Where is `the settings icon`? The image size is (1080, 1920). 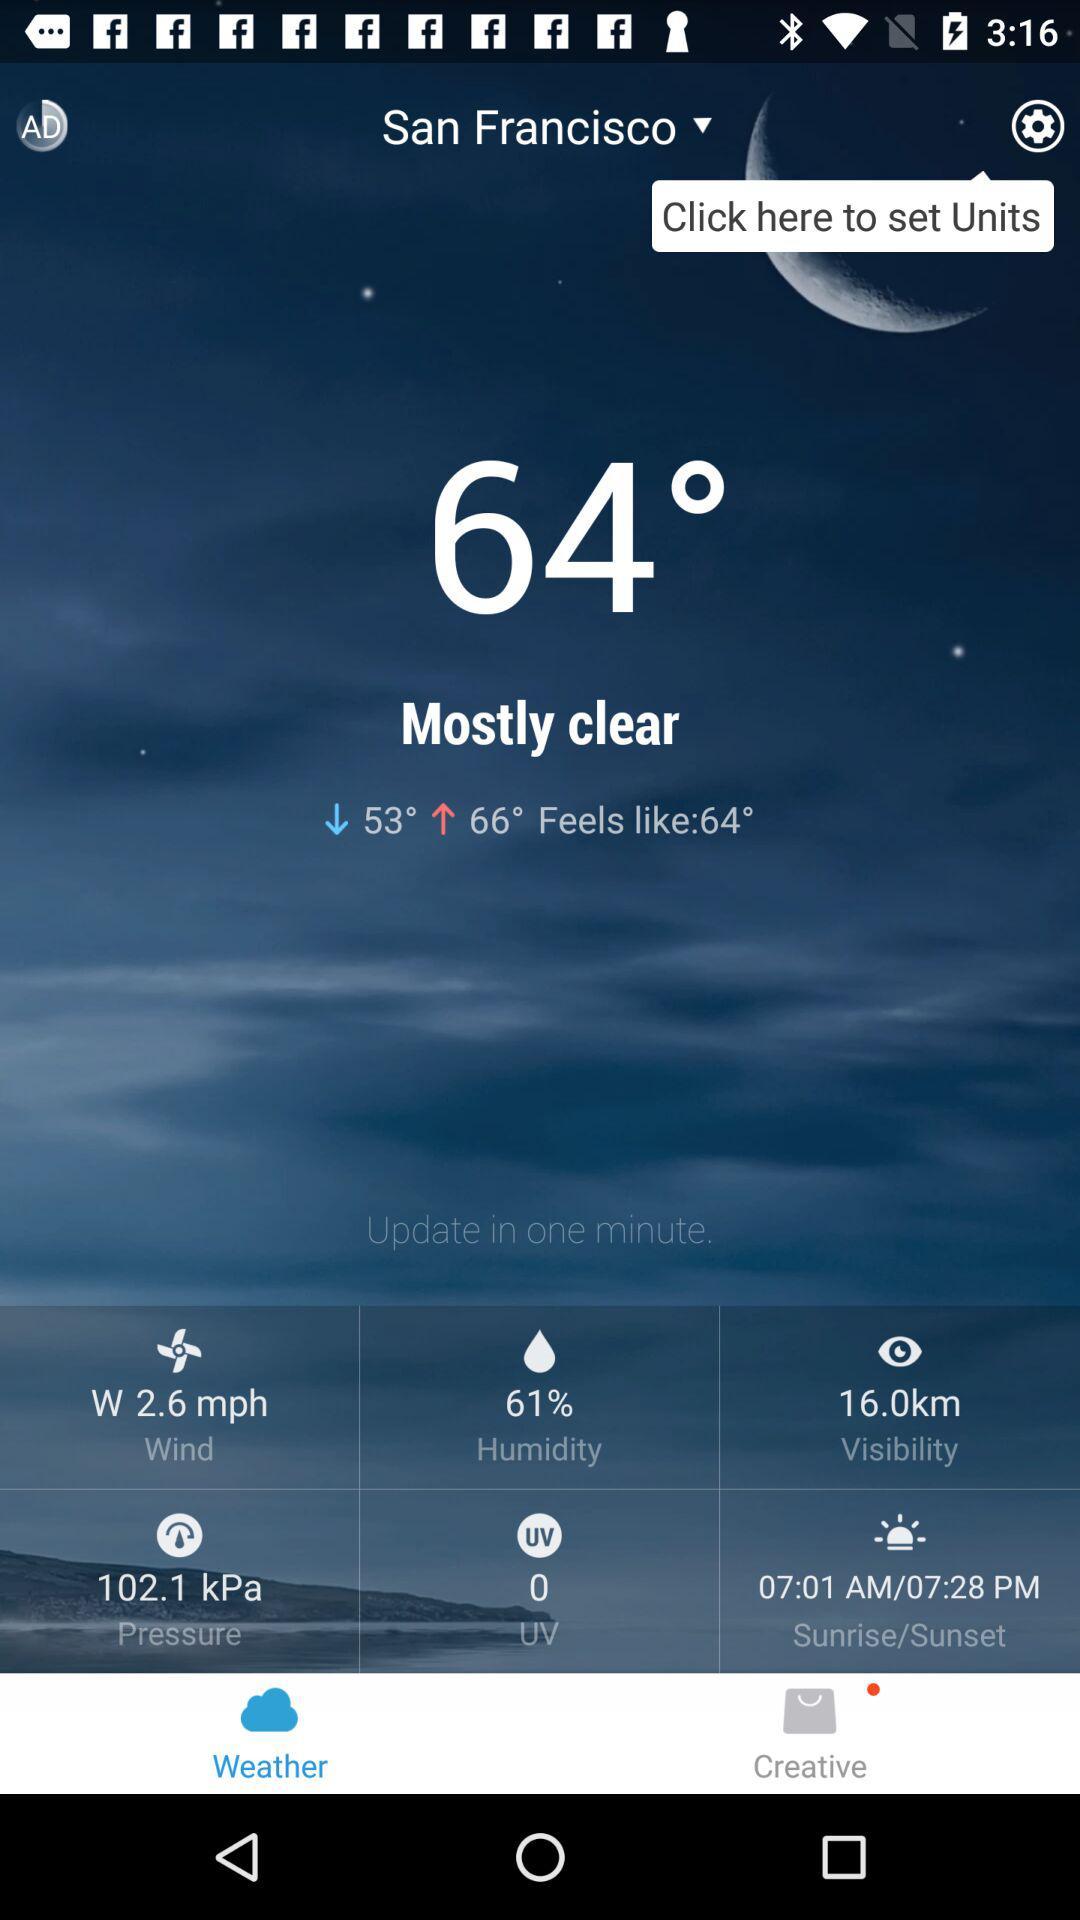 the settings icon is located at coordinates (1036, 133).